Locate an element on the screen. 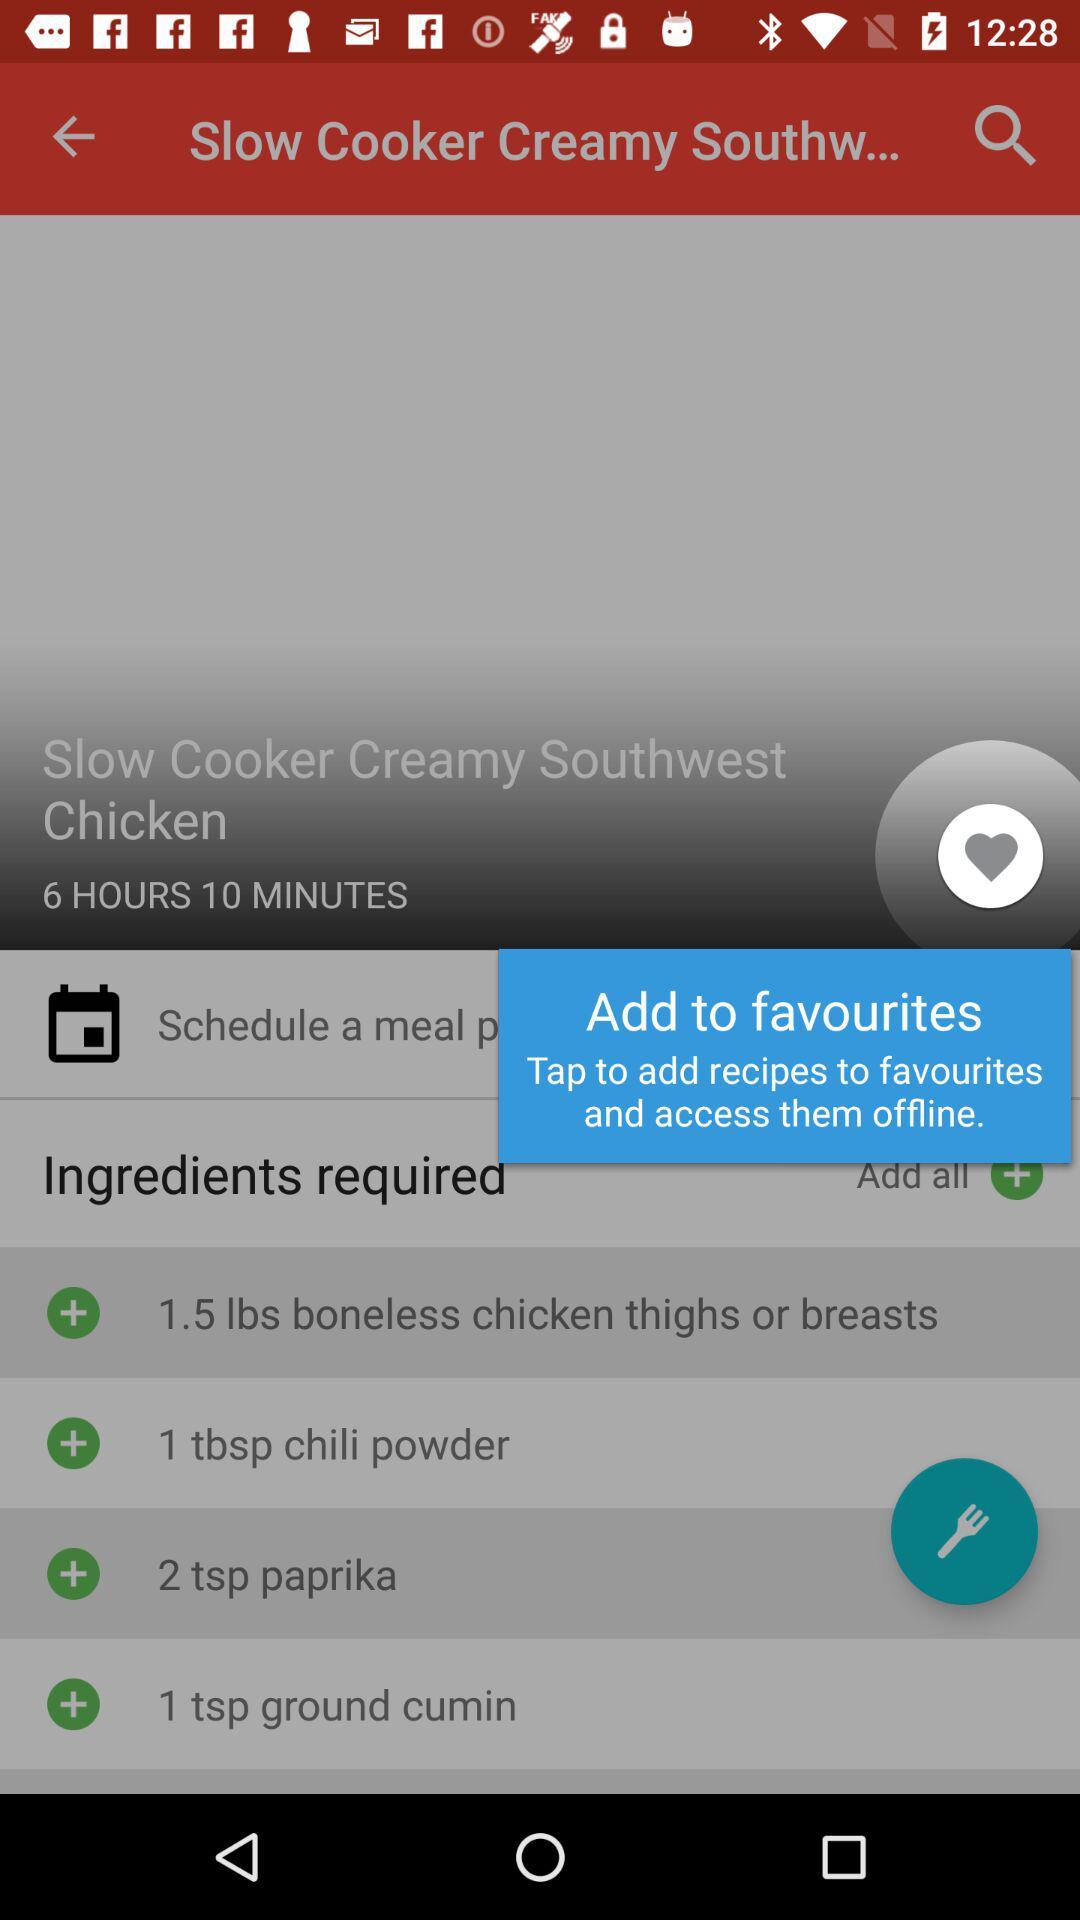  item to the left of slow cooker creamy item is located at coordinates (72, 135).